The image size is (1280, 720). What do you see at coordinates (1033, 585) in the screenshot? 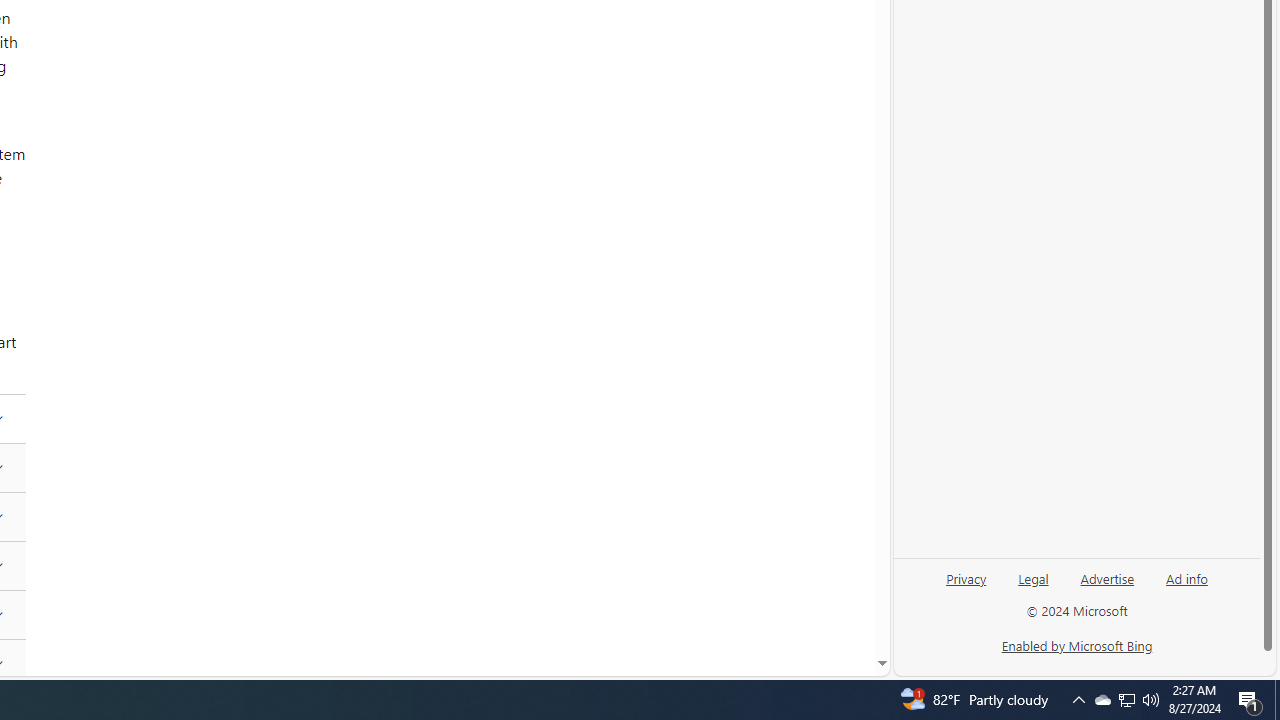
I see `'Legal'` at bounding box center [1033, 585].